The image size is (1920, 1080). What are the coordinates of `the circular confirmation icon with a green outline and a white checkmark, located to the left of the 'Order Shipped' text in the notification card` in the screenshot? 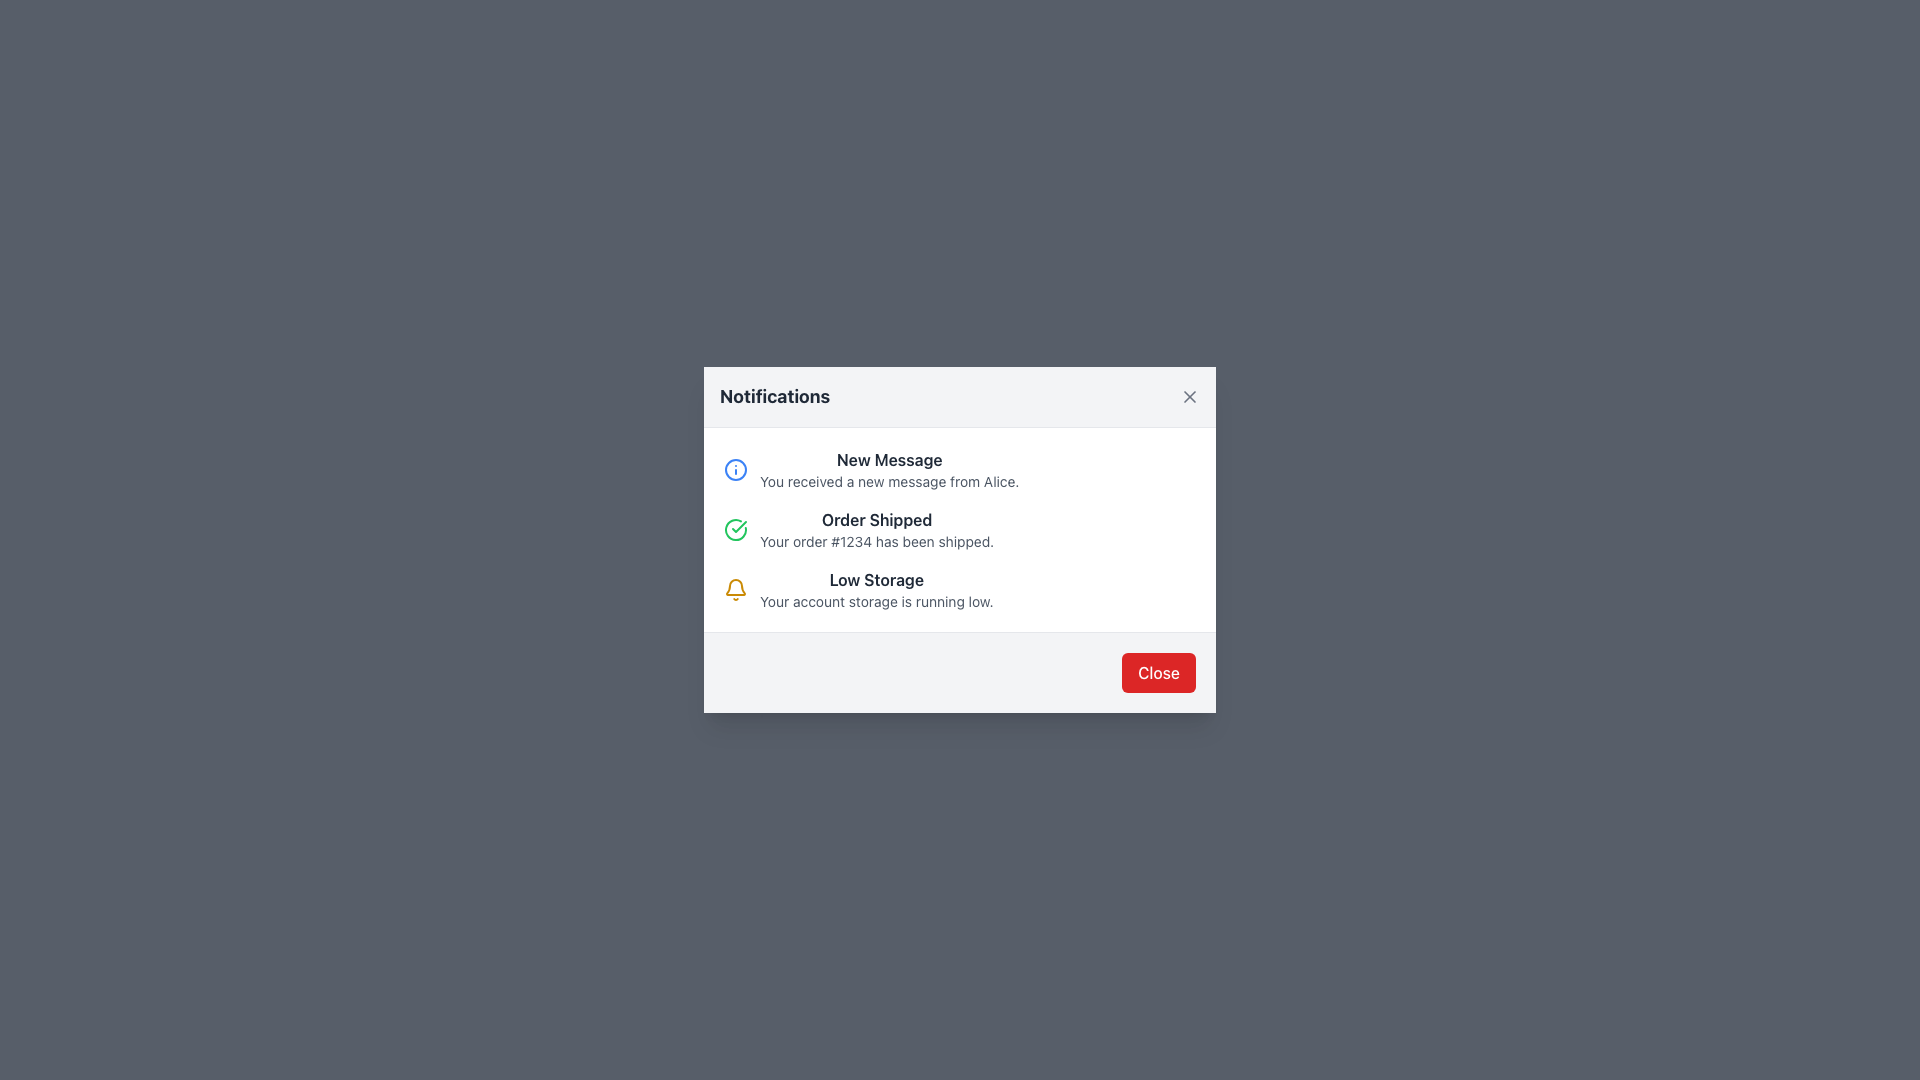 It's located at (734, 528).